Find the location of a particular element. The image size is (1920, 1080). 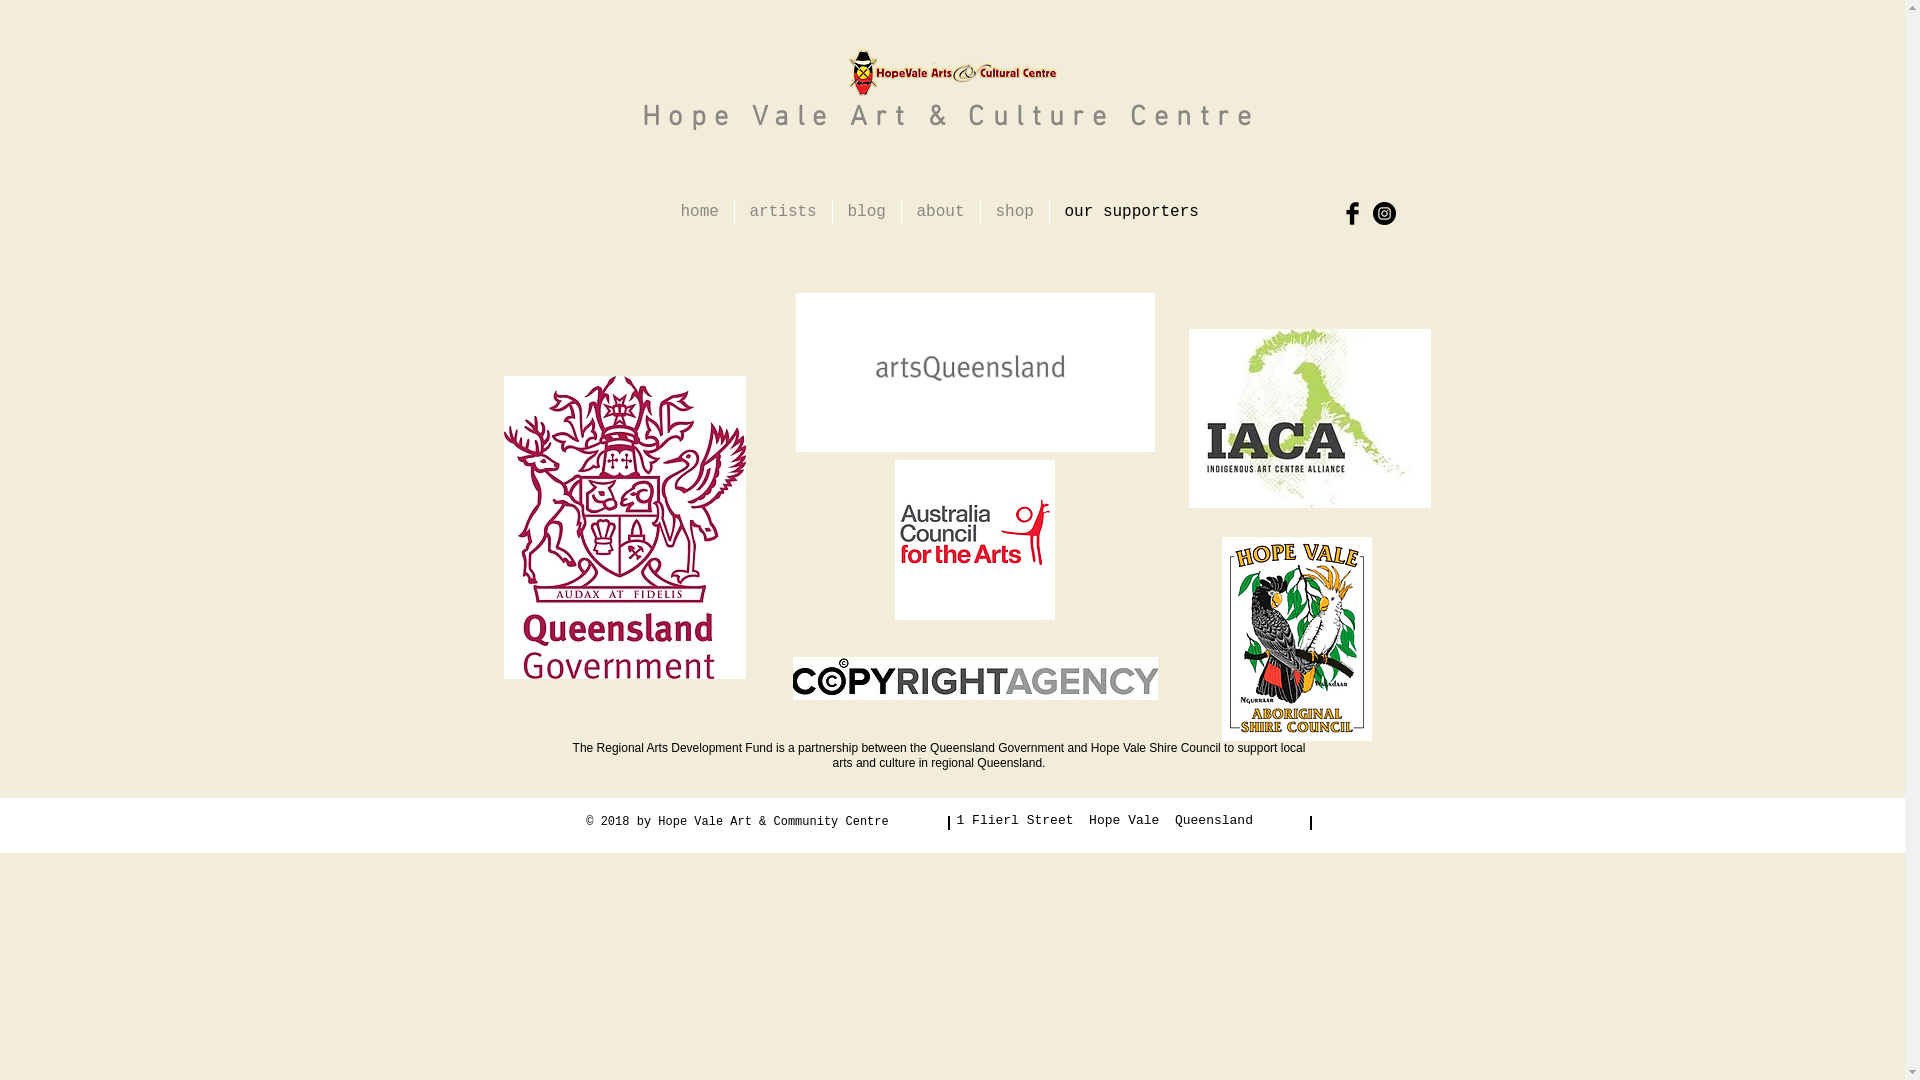

'our supporters' is located at coordinates (1132, 212).